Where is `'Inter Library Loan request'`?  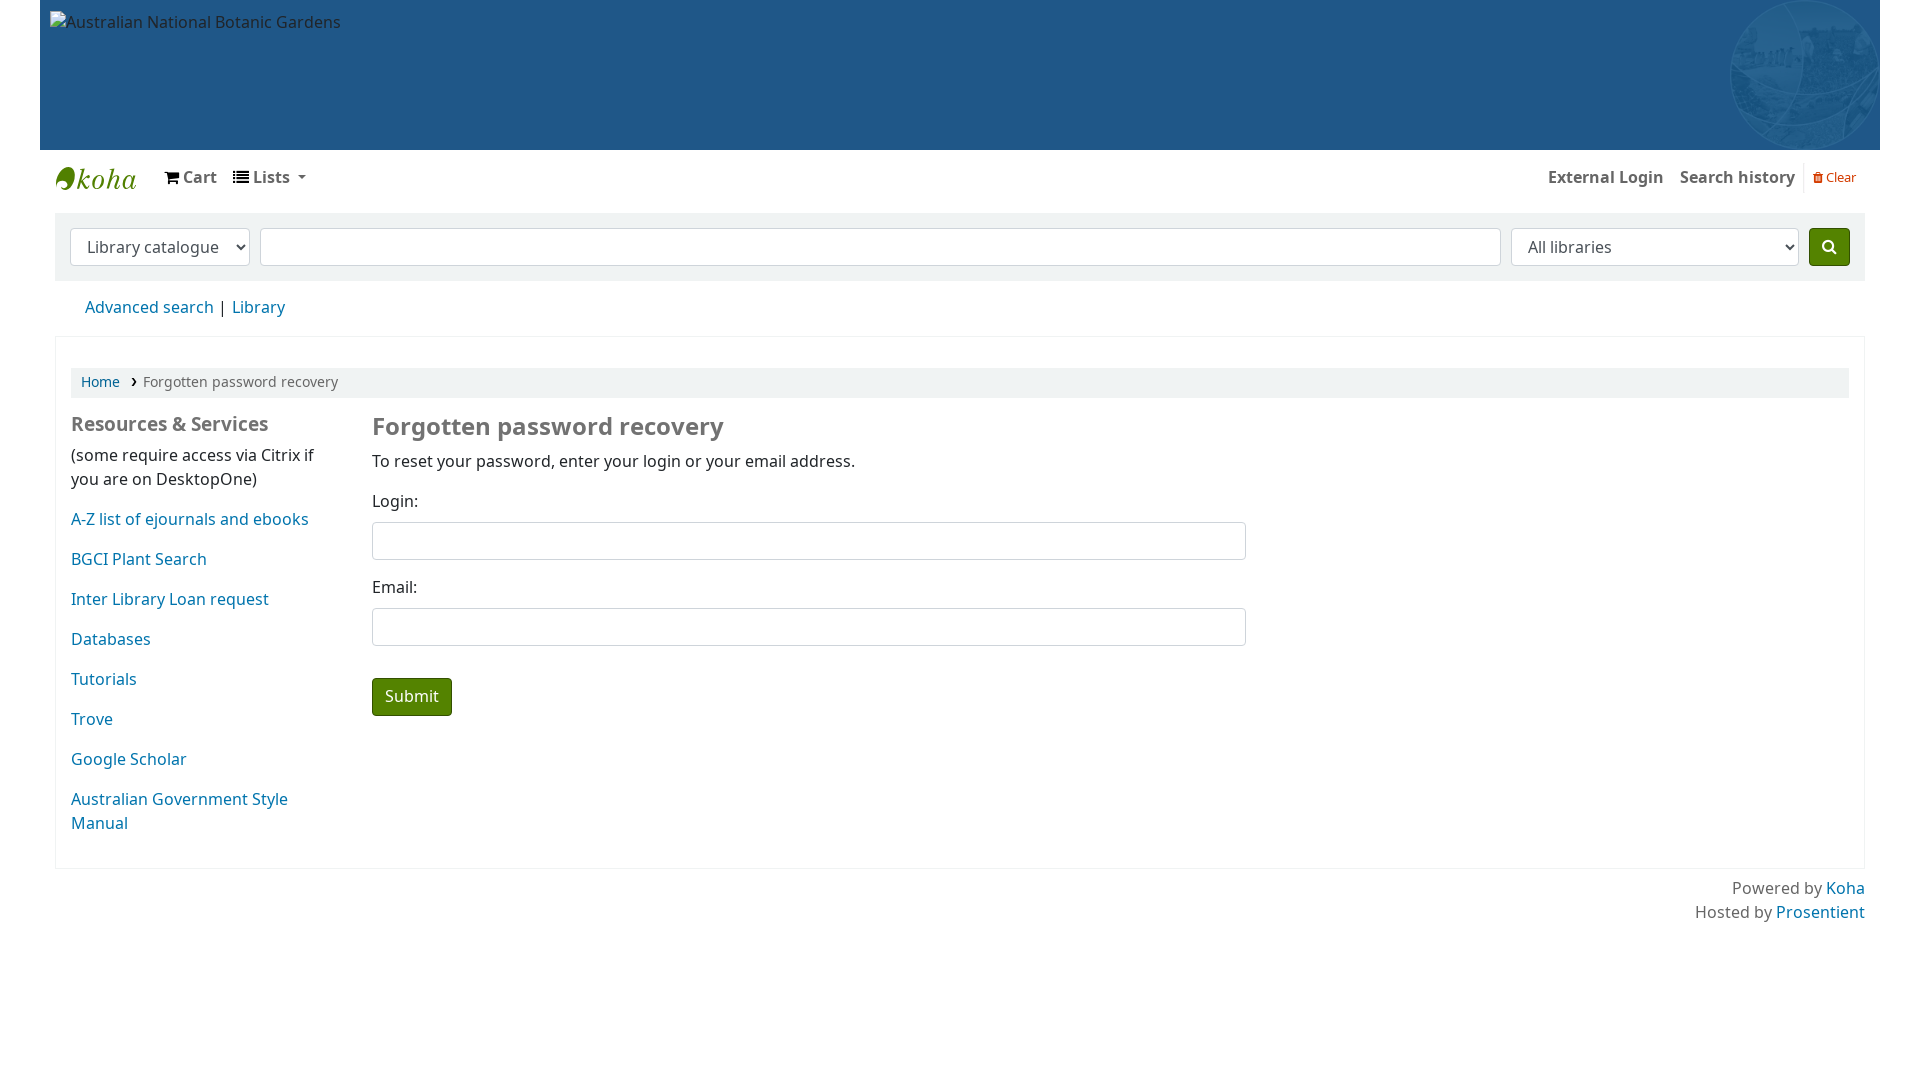
'Inter Library Loan request' is located at coordinates (169, 599).